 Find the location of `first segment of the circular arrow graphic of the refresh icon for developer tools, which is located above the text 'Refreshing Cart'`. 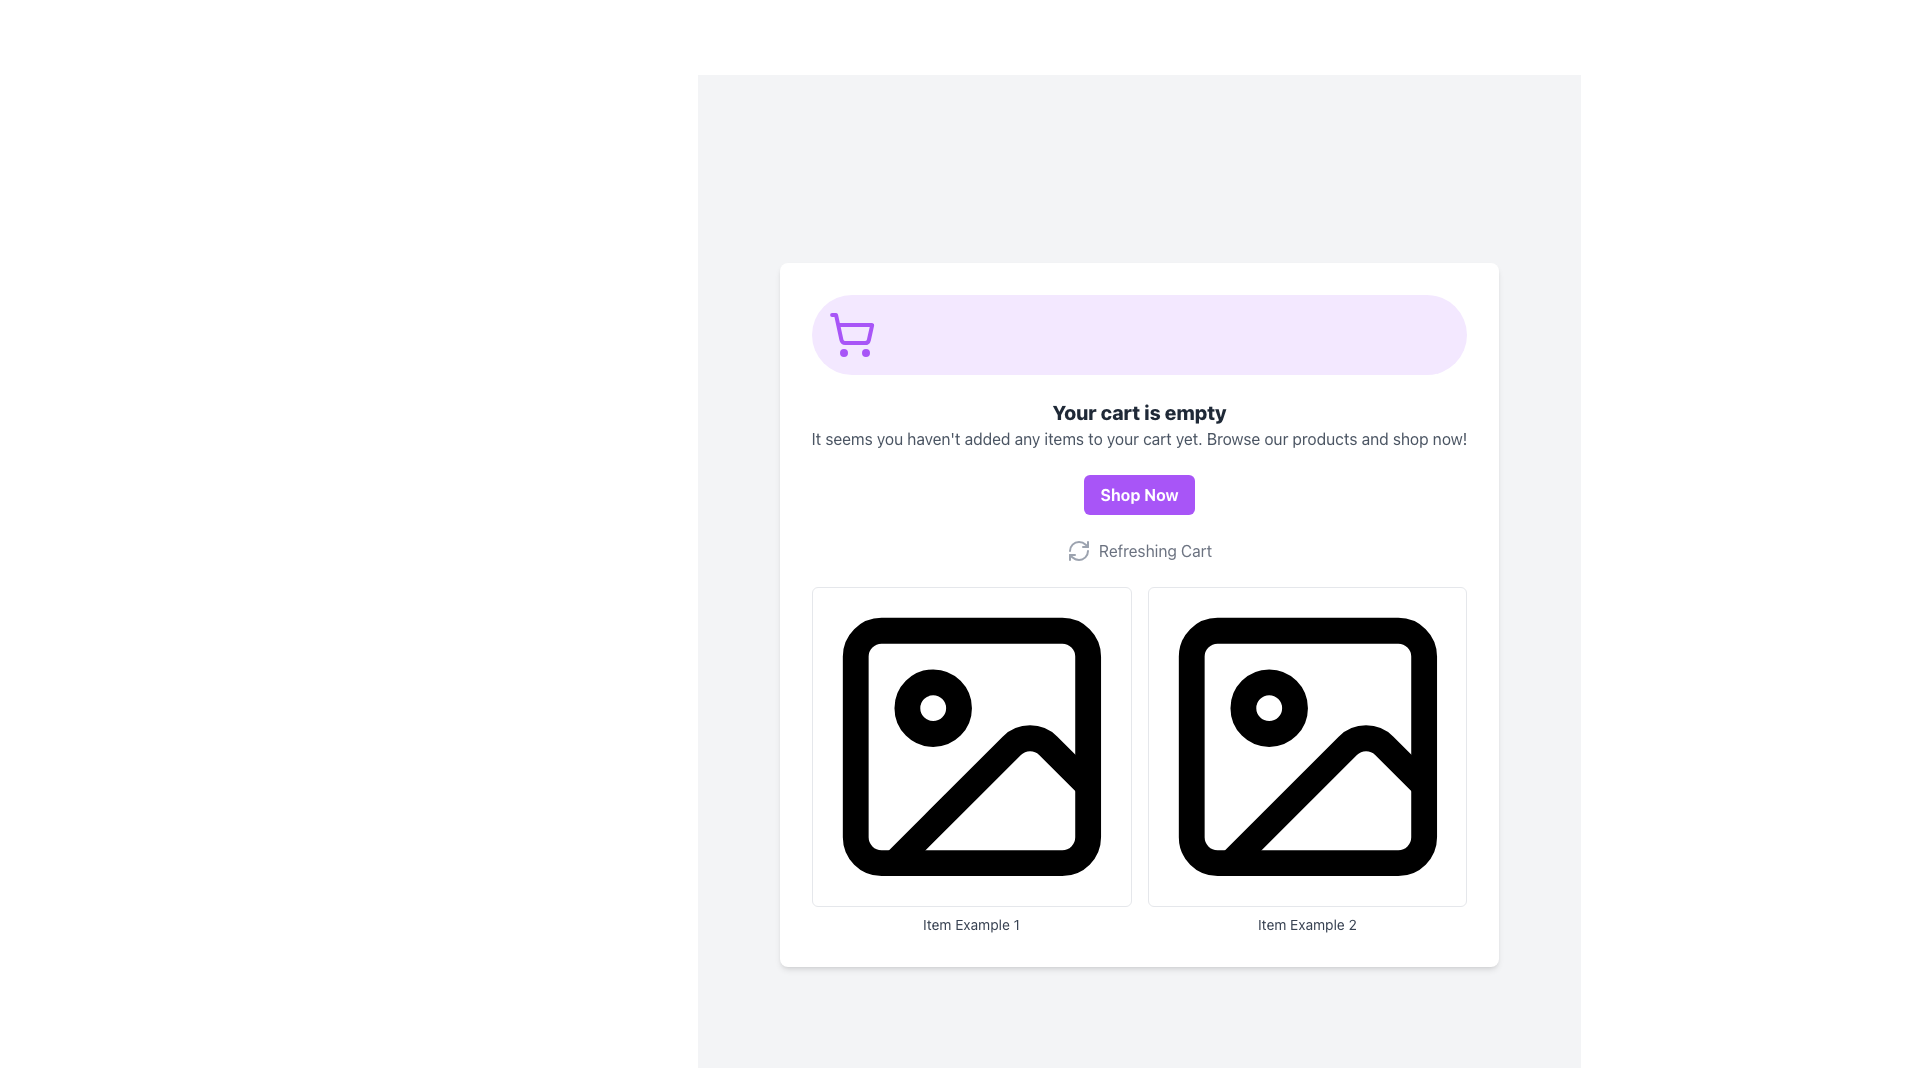

first segment of the circular arrow graphic of the refresh icon for developer tools, which is located above the text 'Refreshing Cart' is located at coordinates (1077, 546).